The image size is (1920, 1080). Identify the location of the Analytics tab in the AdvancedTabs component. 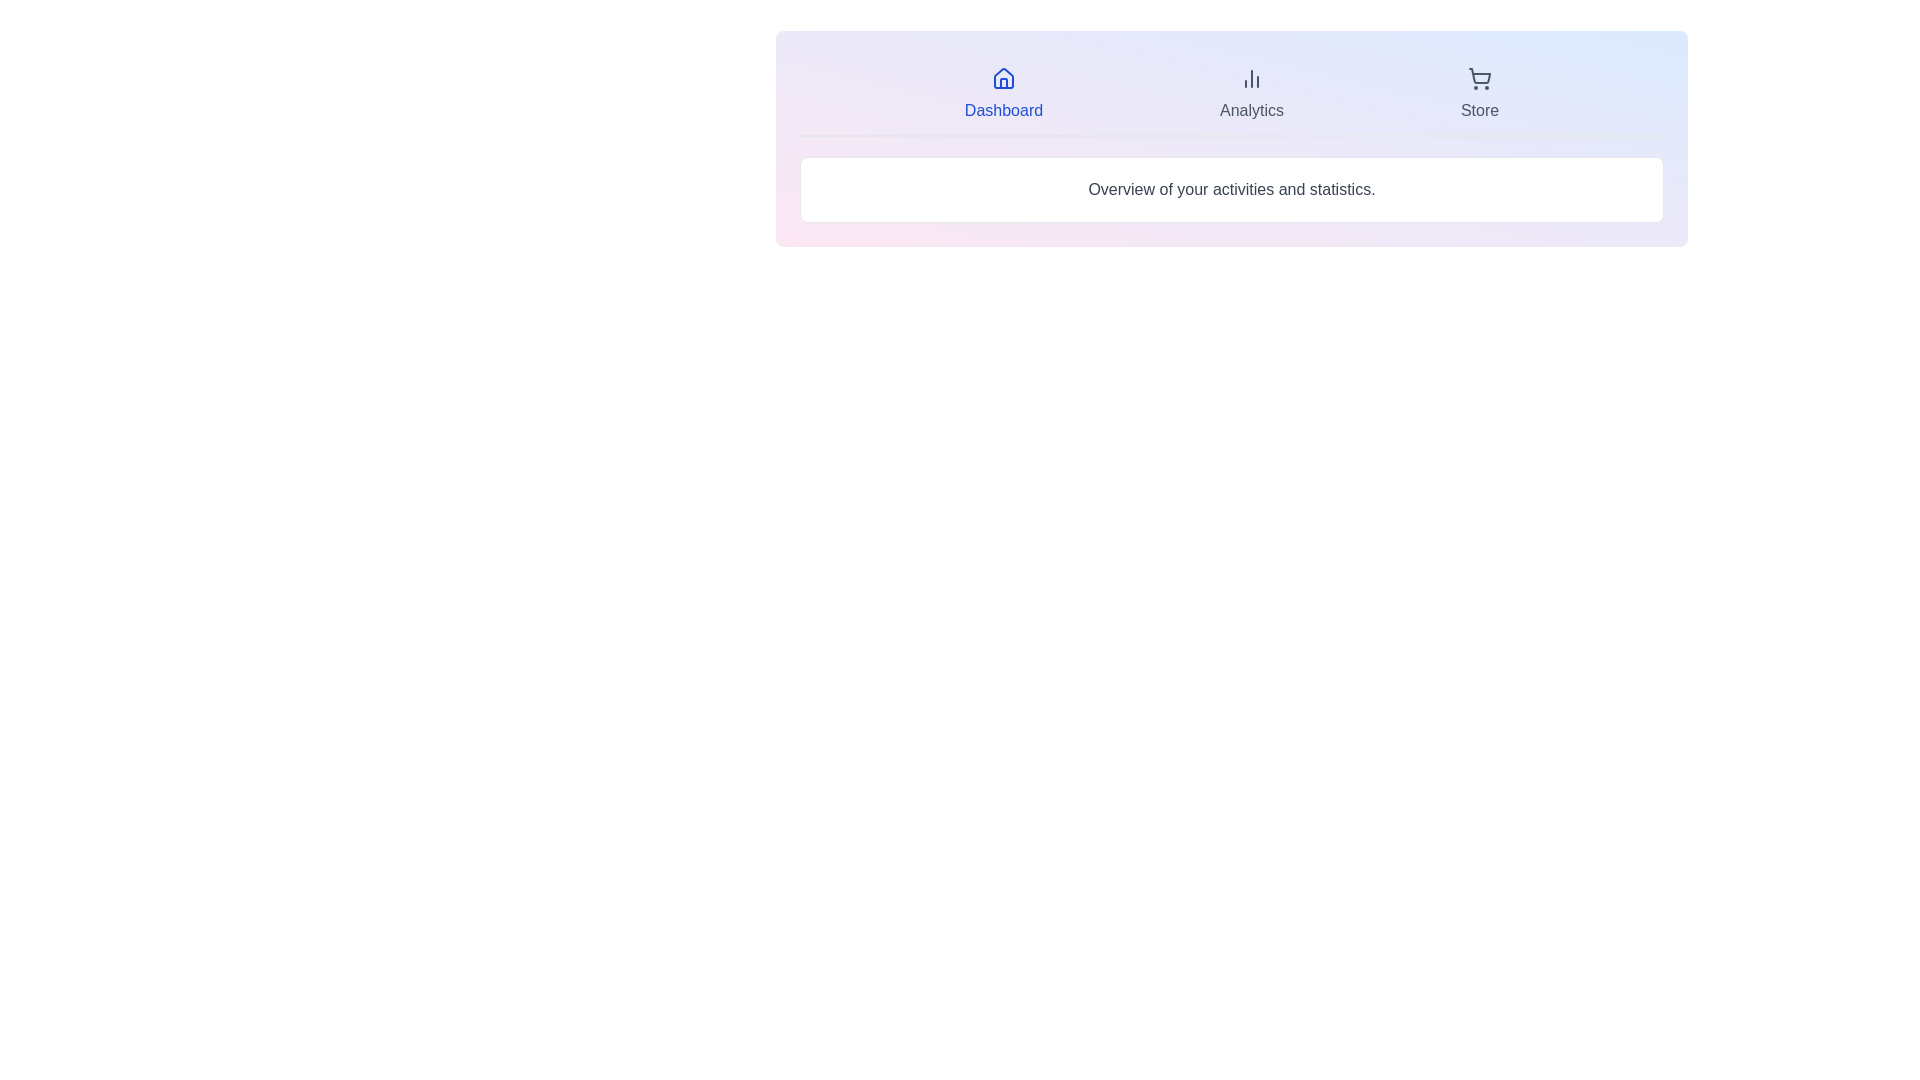
(1251, 95).